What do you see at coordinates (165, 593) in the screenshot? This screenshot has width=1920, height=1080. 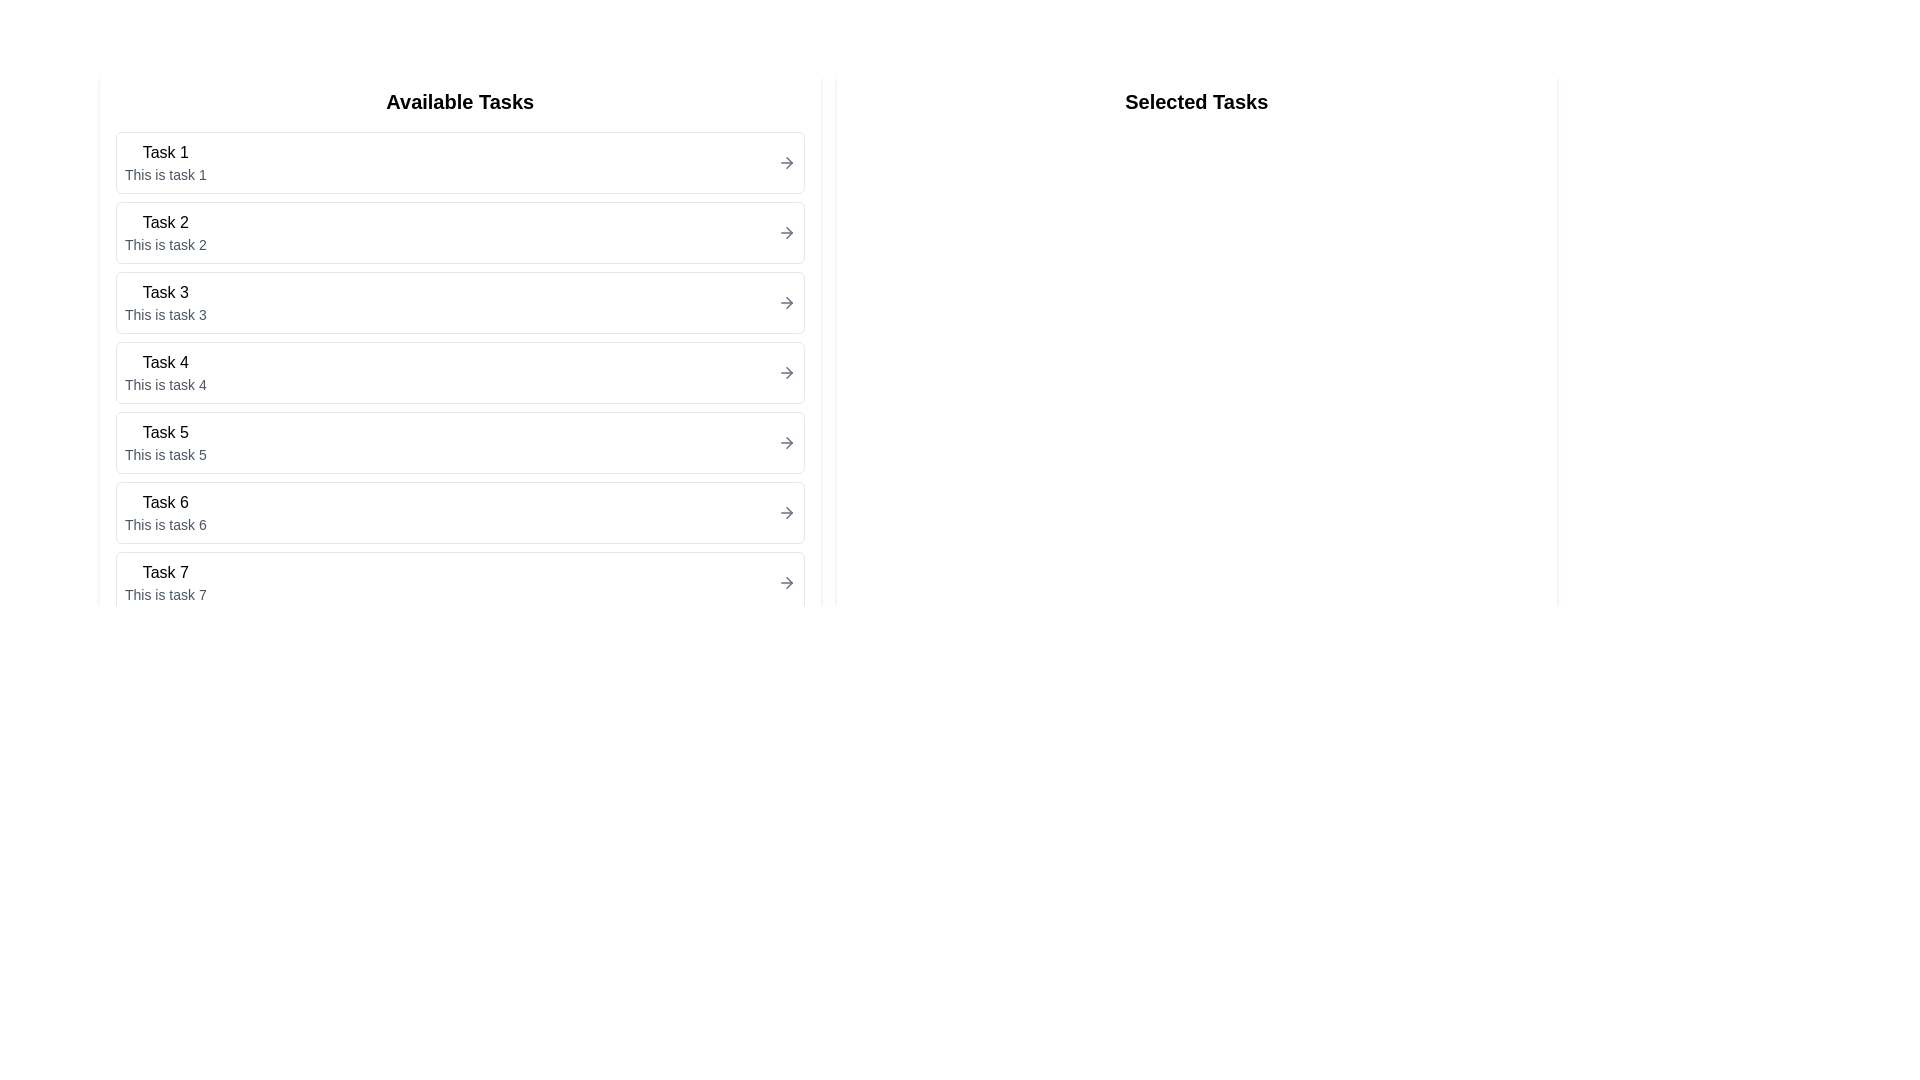 I see `the text label displaying 'This is task 7', which is located below the main header 'Task 7' in the 'Available Tasks' column` at bounding box center [165, 593].